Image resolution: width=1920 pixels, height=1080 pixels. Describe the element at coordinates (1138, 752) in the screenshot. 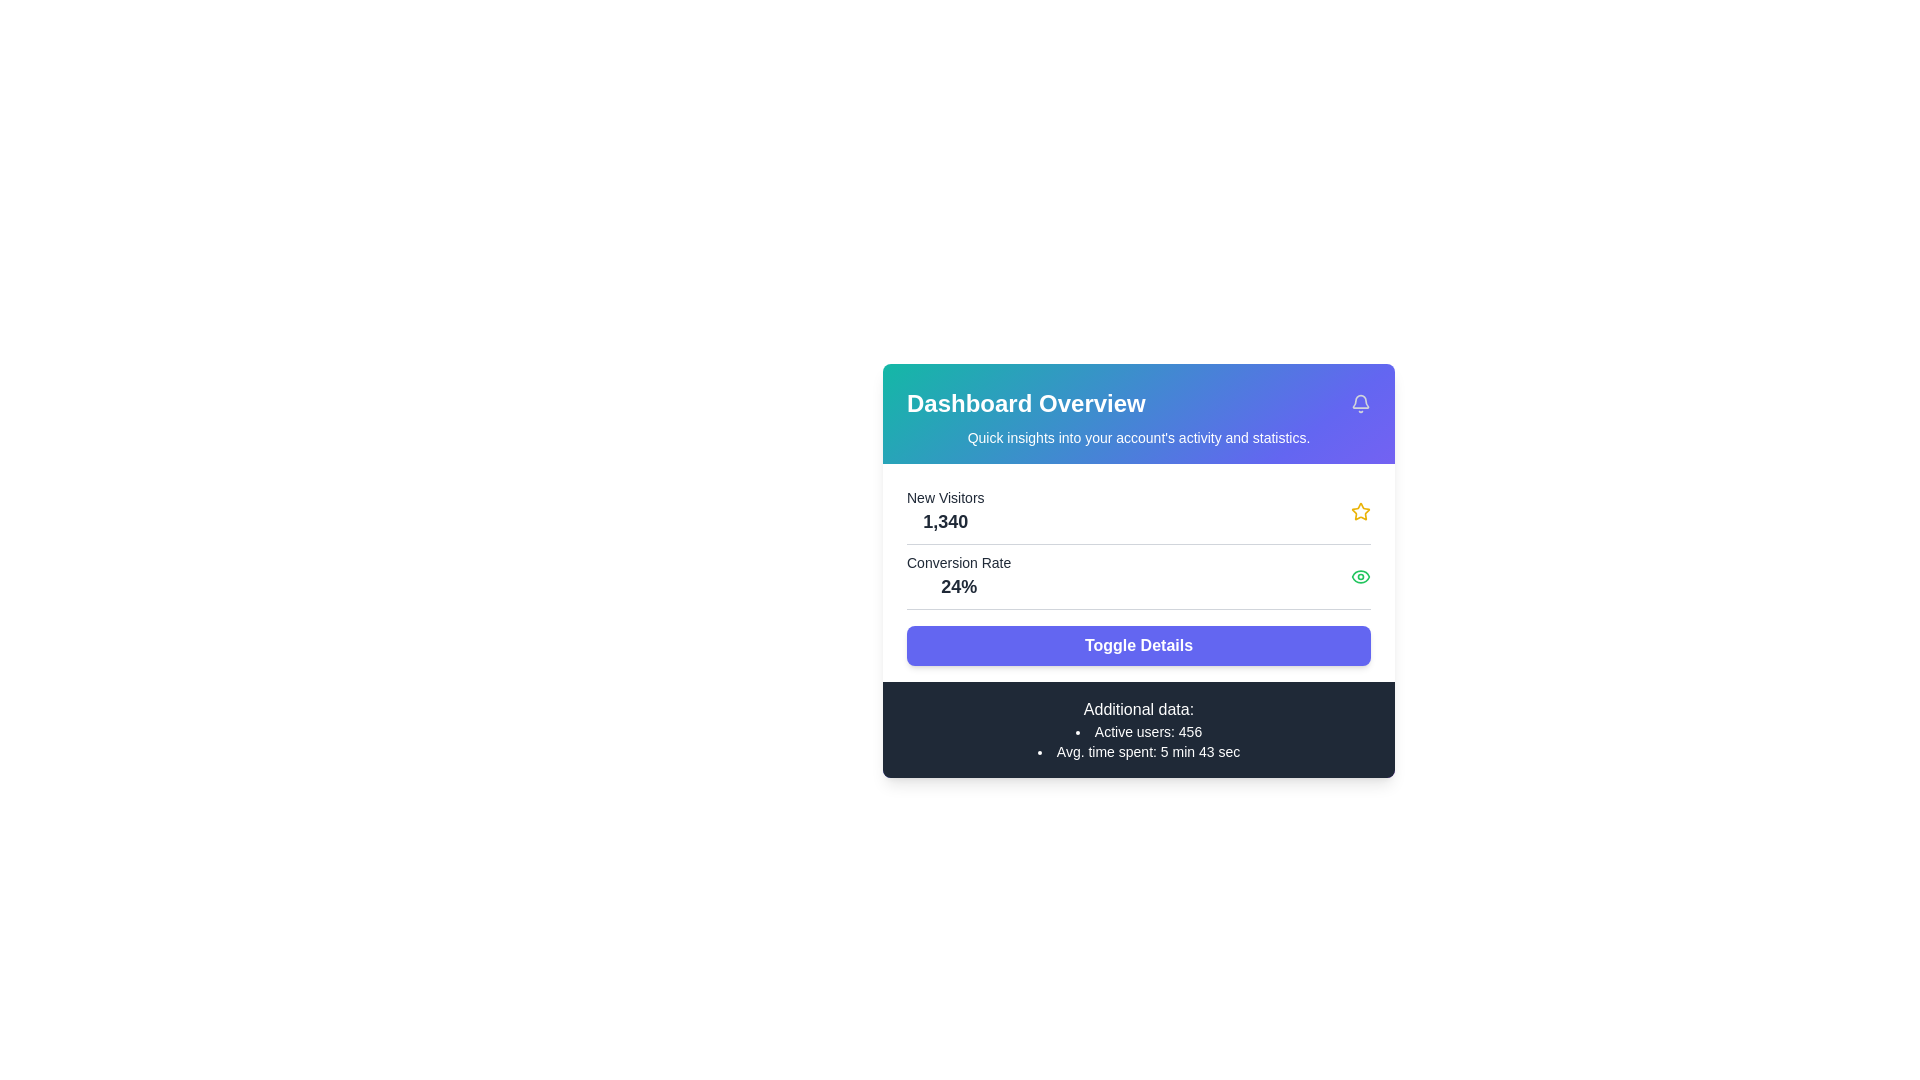

I see `the text label displaying 'Avg. time spent: 5 min 43 sec', which is the second item in a bullet point list located below 'Active users: 456'` at that location.